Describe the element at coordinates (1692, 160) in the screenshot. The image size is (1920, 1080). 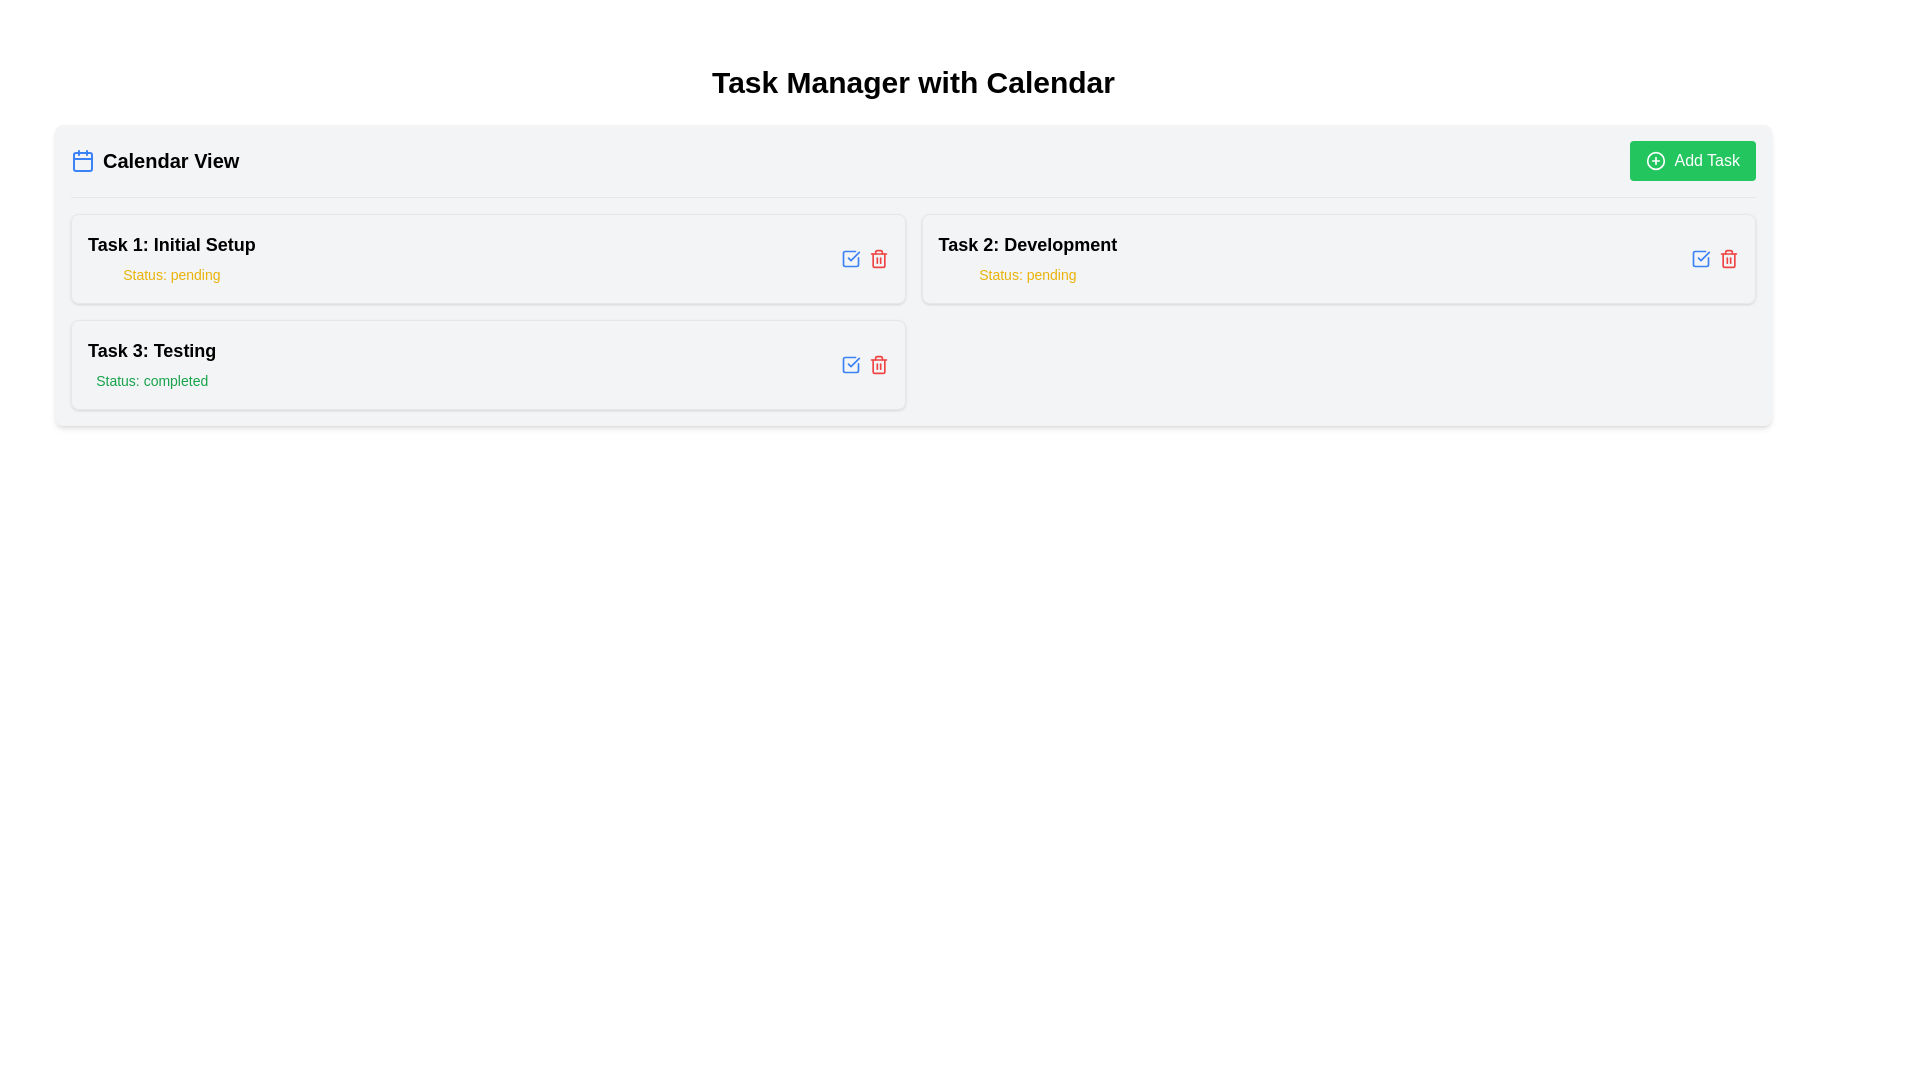
I see `the 'Calendar View Add Task' button` at that location.